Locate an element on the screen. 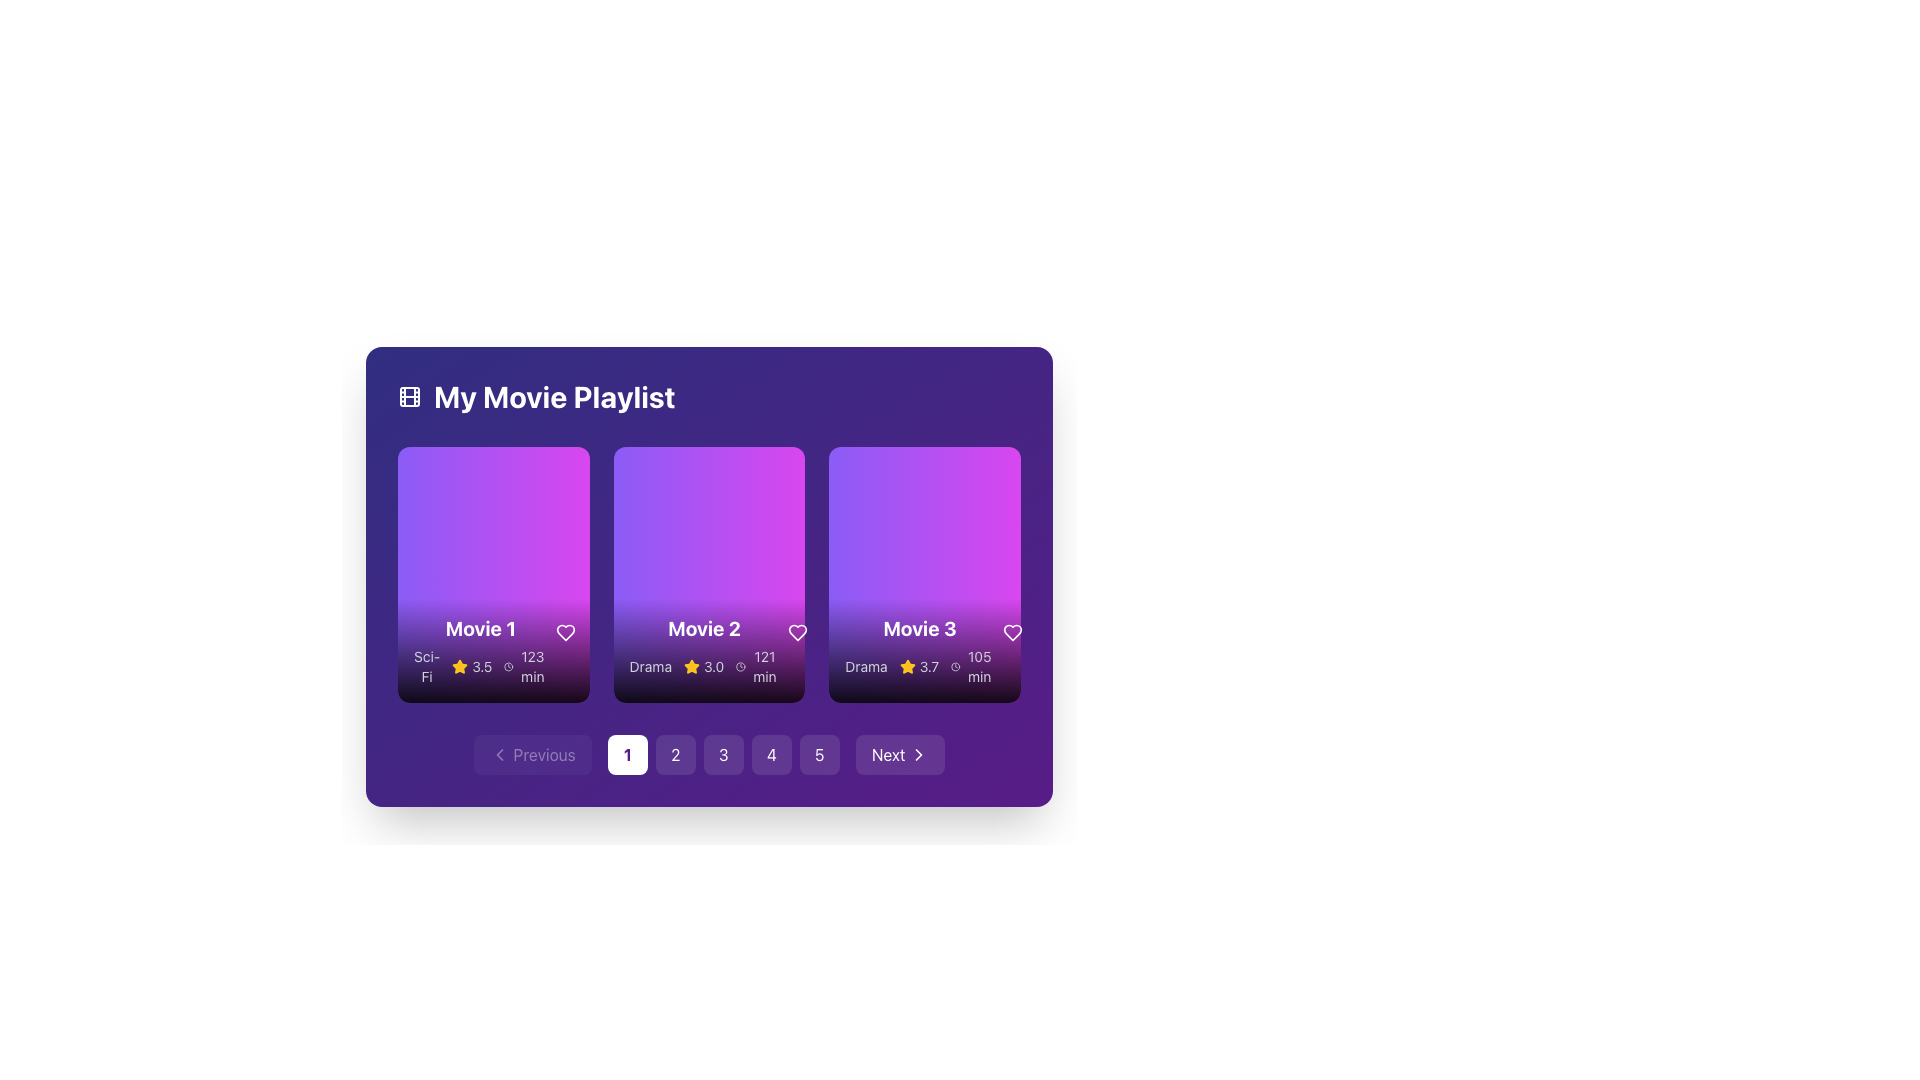 The image size is (1920, 1080). the 'Next' button located at the bottom-right of the interface is located at coordinates (899, 755).